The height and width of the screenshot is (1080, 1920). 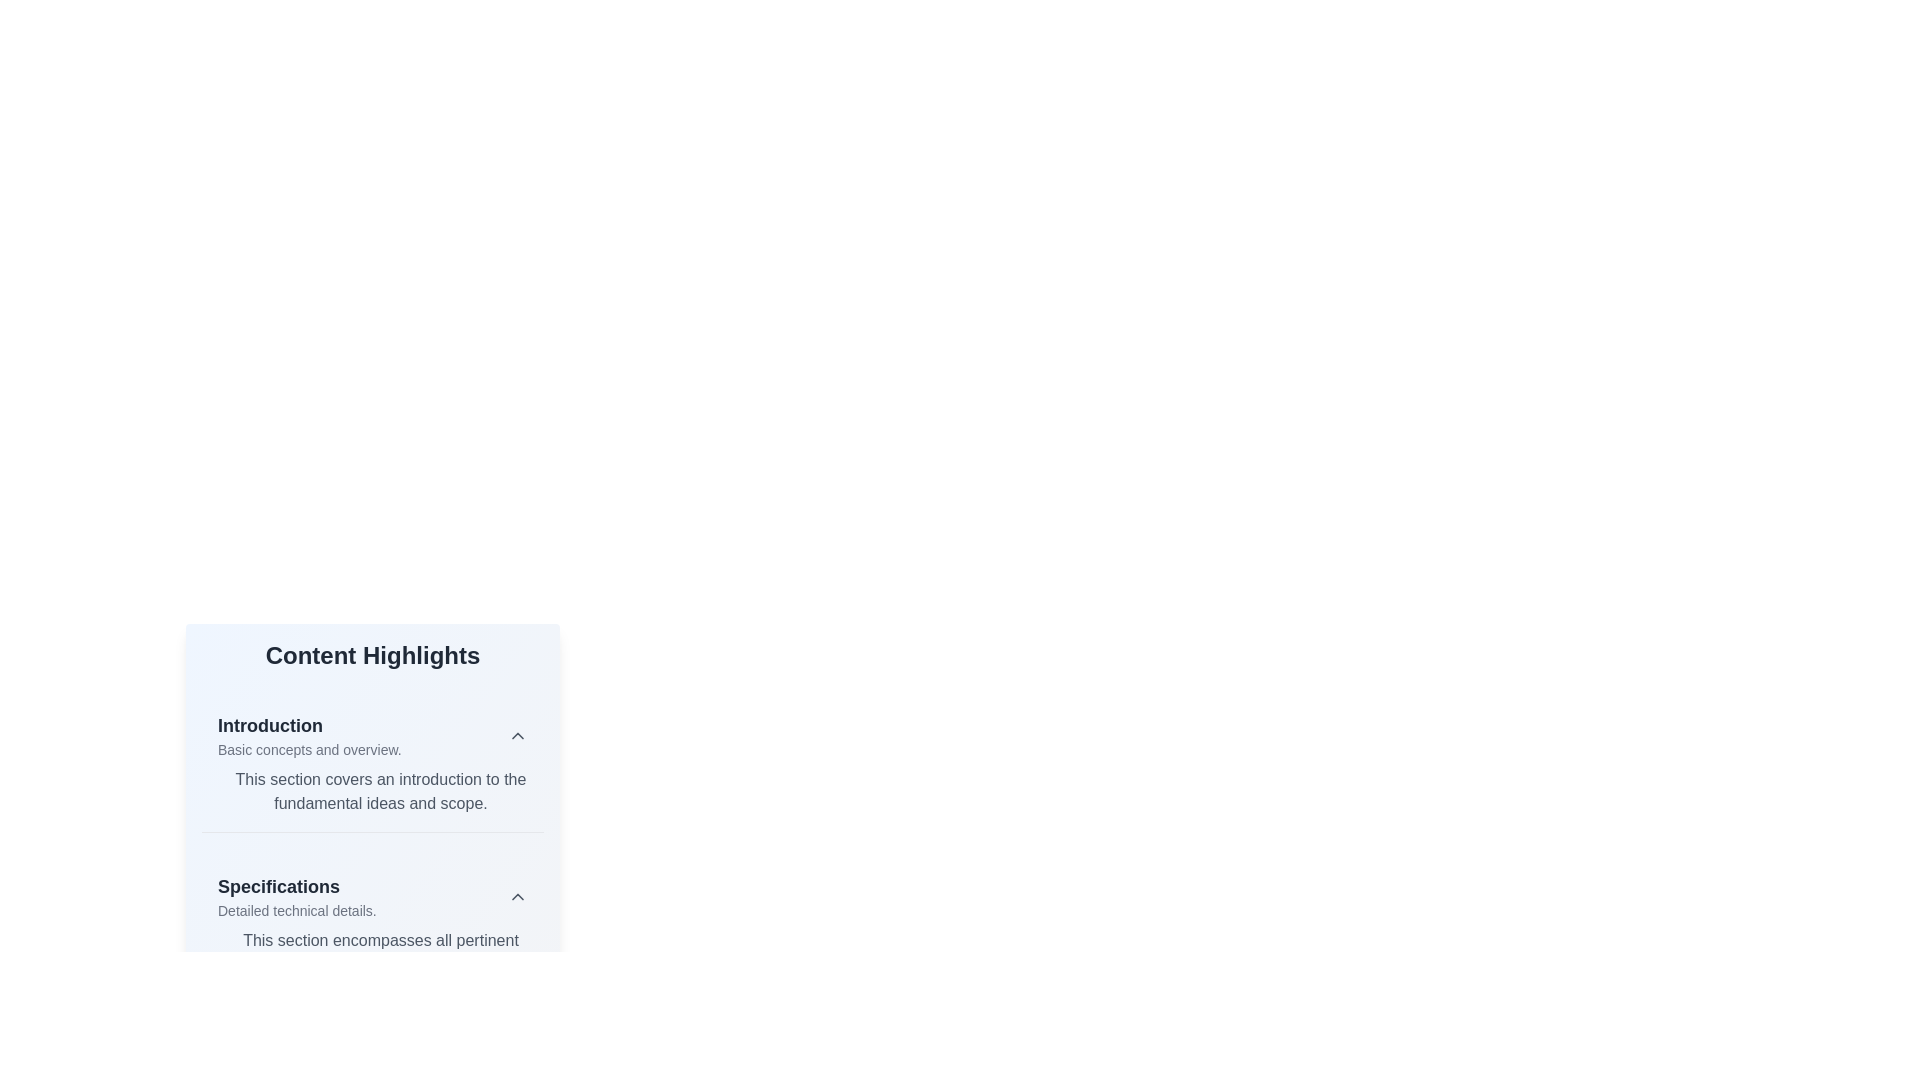 I want to click on the text label reading 'Detailed technical details.' which is styled in a small font size and light gray color, positioned beneath the 'Specifications' heading, so click(x=296, y=910).